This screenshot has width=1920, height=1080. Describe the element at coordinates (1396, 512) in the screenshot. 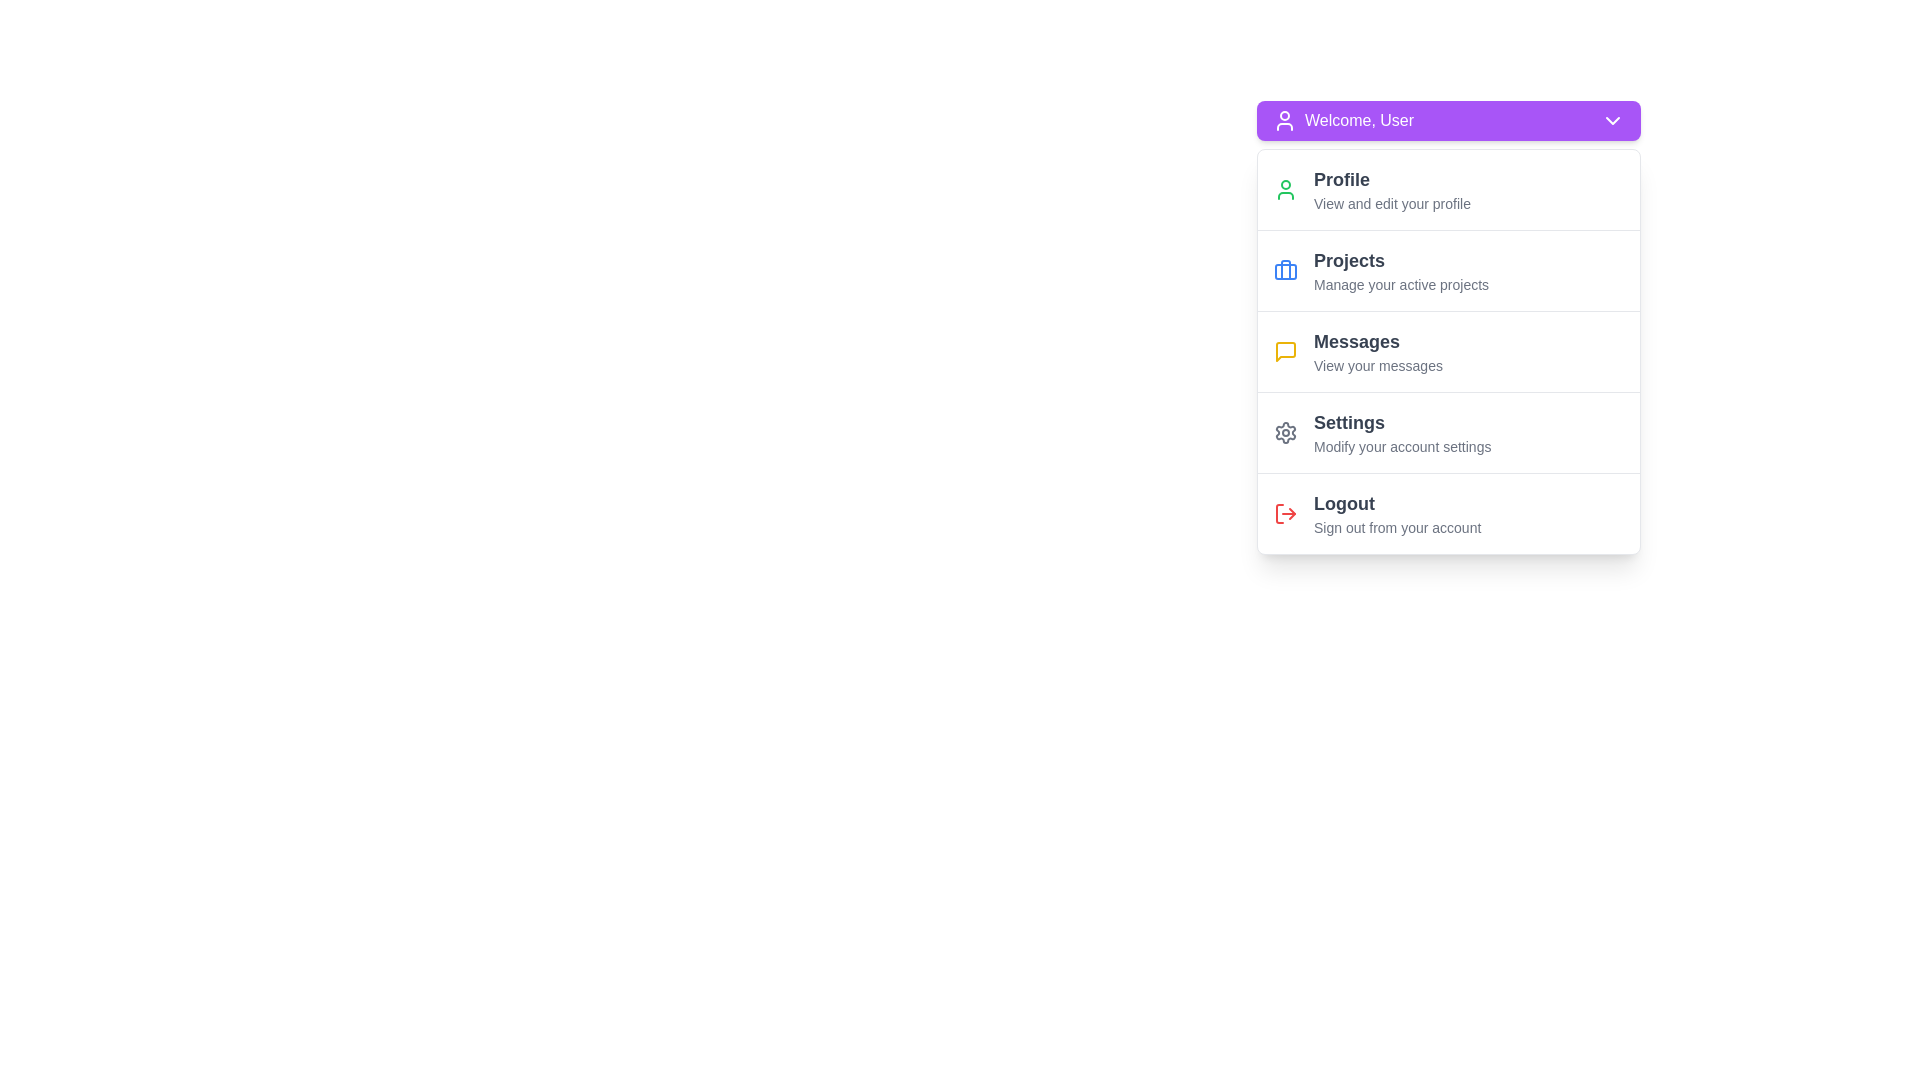

I see `the 'Logout' list item in the dropdown menu` at that location.